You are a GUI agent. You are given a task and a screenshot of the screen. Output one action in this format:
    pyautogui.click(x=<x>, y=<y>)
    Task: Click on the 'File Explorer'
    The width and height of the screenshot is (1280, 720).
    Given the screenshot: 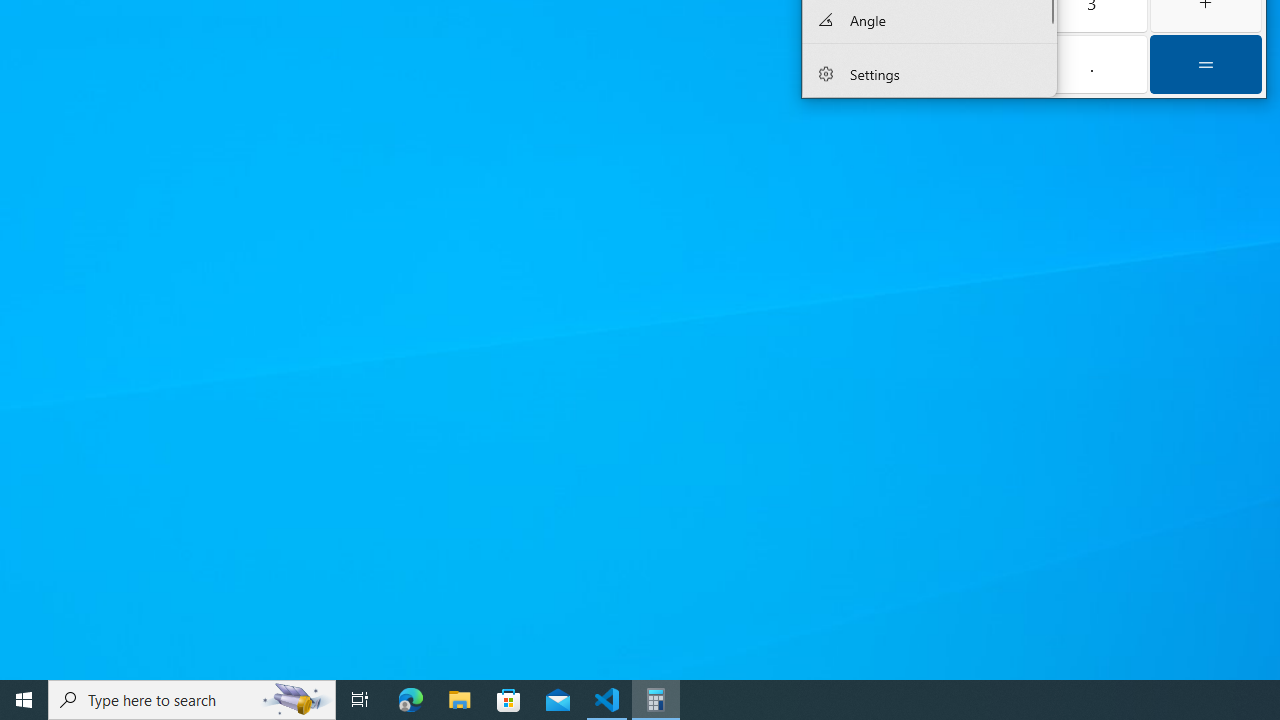 What is the action you would take?
    pyautogui.click(x=459, y=698)
    